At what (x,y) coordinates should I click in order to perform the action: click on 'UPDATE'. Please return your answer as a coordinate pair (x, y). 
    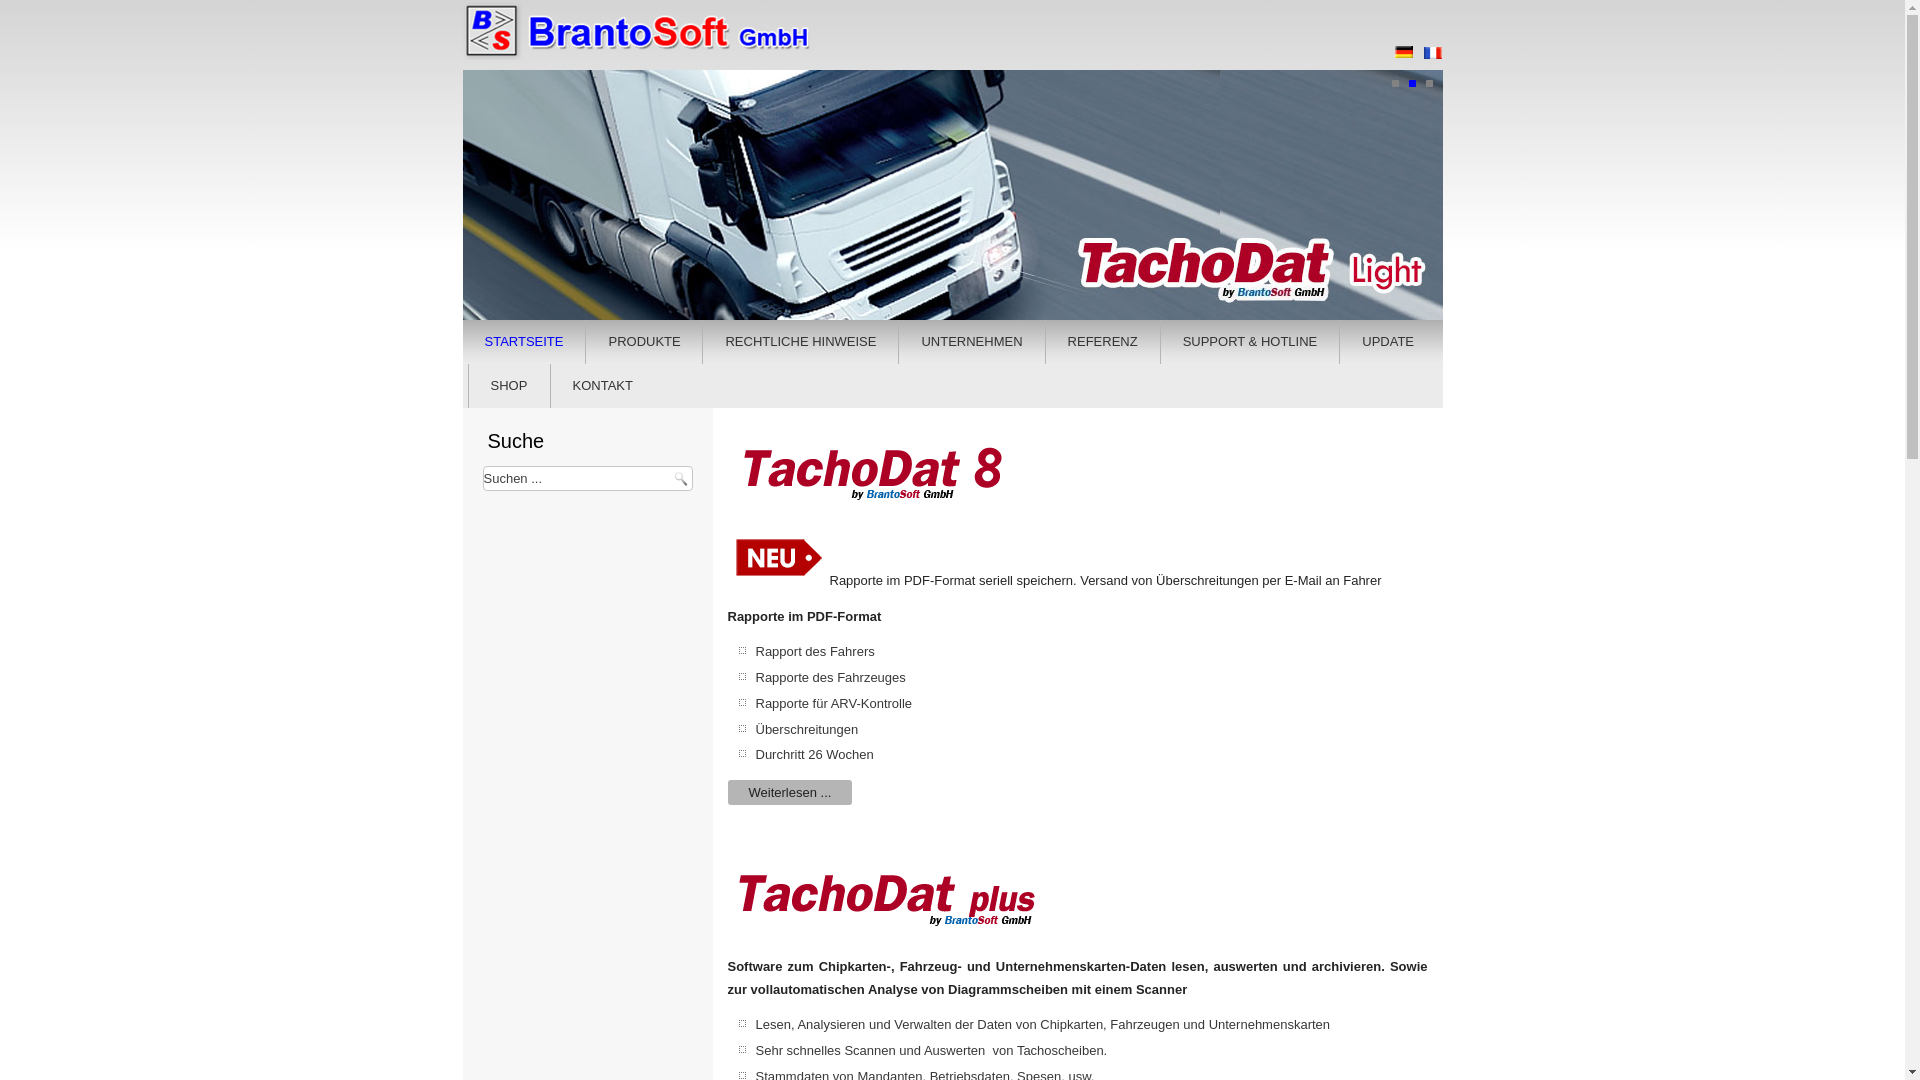
    Looking at the image, I should click on (1386, 341).